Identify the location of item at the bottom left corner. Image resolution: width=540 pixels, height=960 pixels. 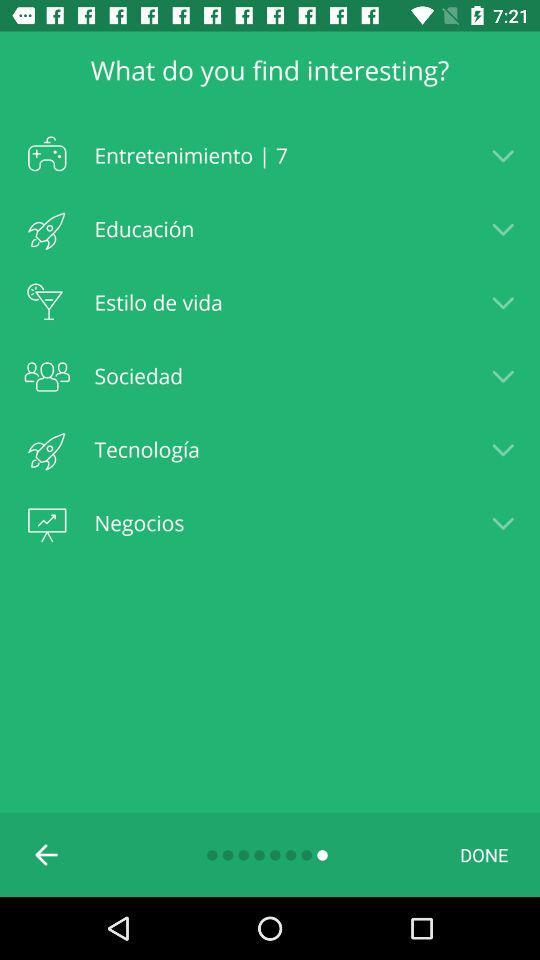
(47, 853).